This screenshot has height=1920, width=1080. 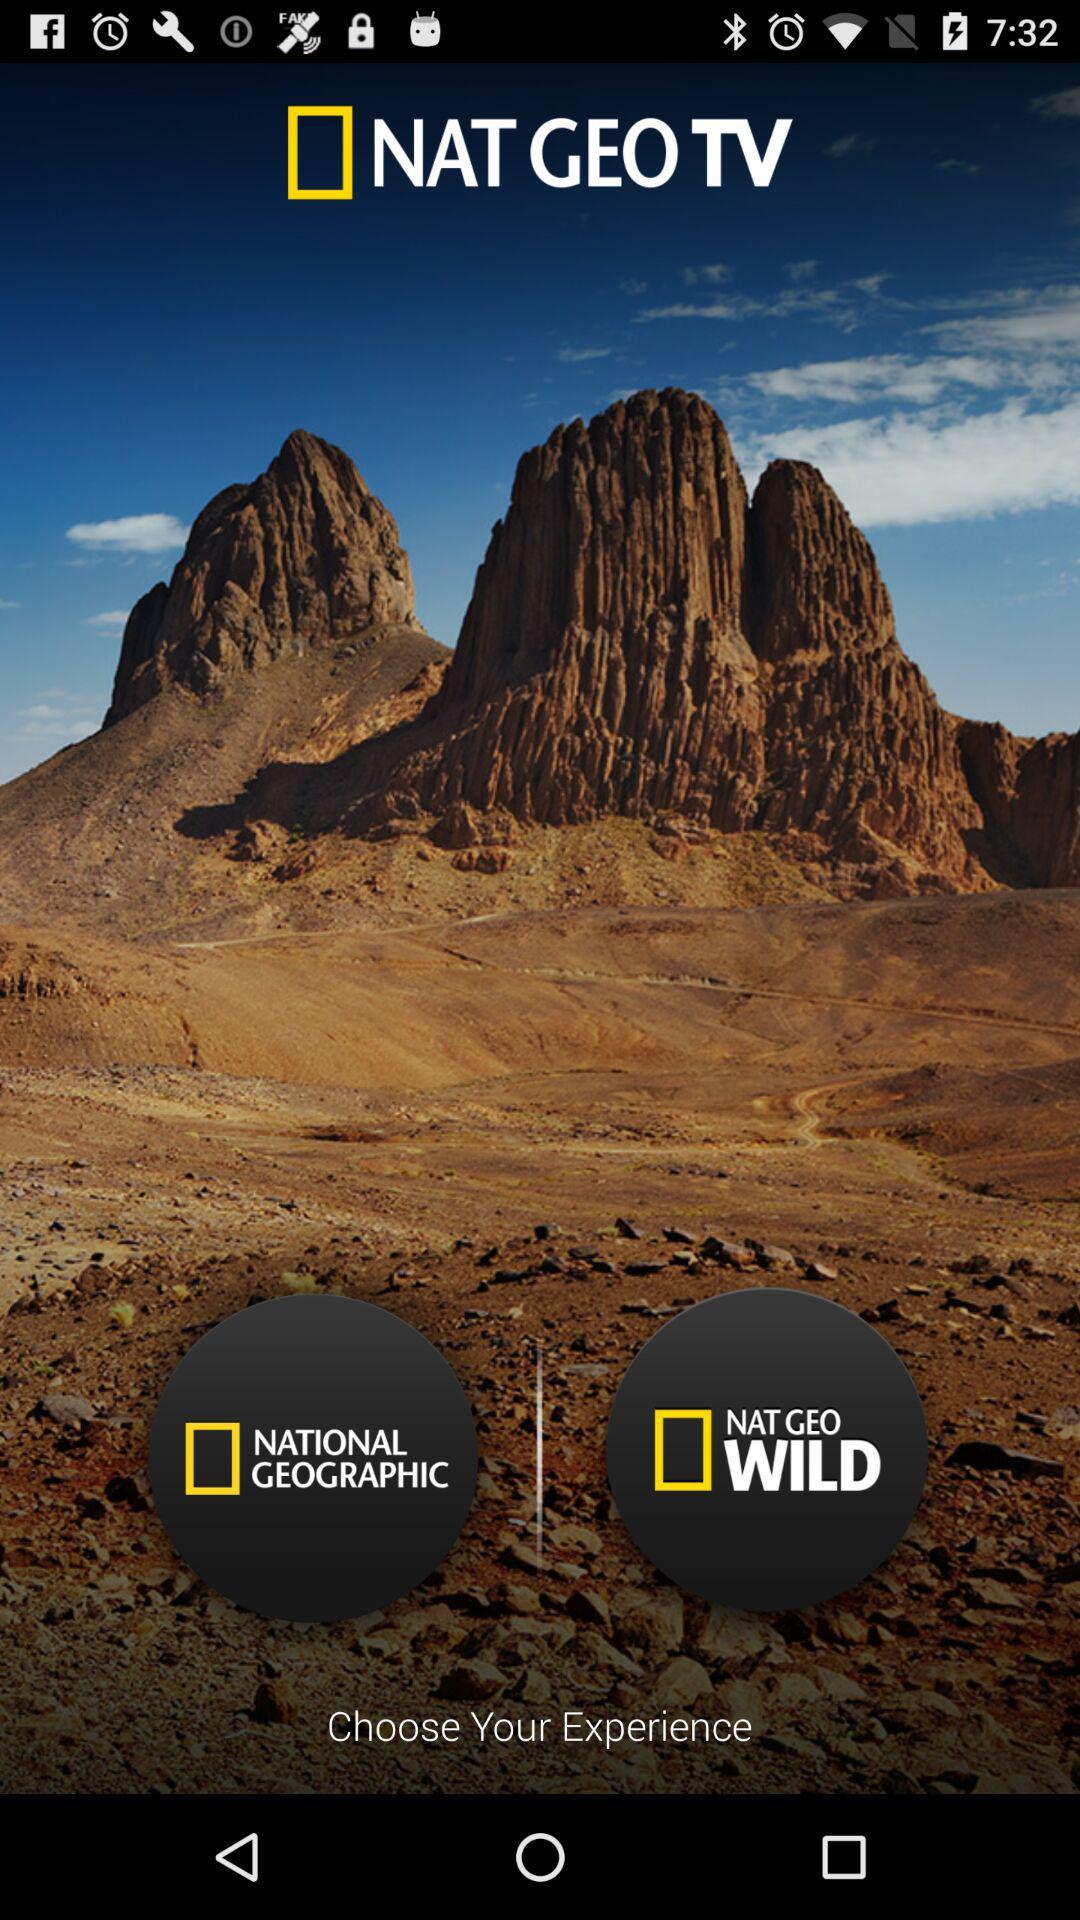 I want to click on this button is used to choose a national geographic channel, so click(x=313, y=1458).